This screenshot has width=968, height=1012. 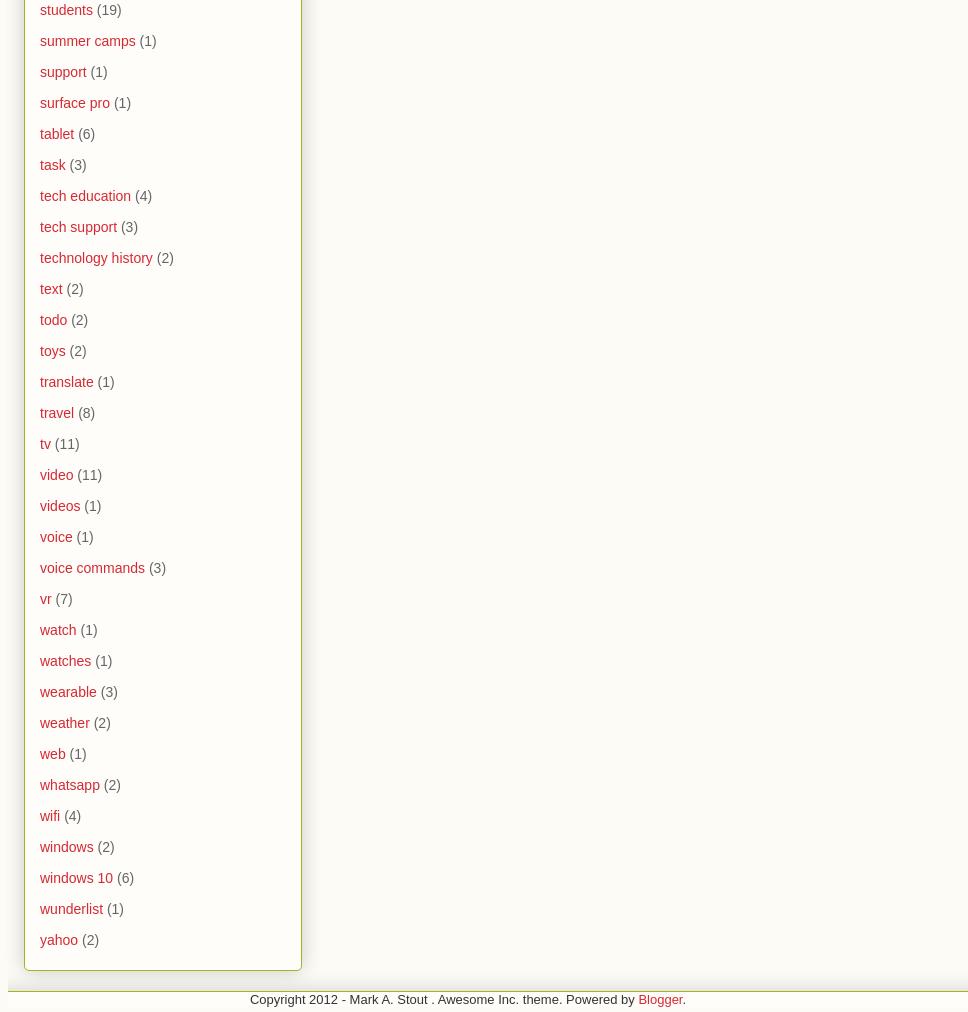 What do you see at coordinates (659, 999) in the screenshot?
I see `'Blogger'` at bounding box center [659, 999].